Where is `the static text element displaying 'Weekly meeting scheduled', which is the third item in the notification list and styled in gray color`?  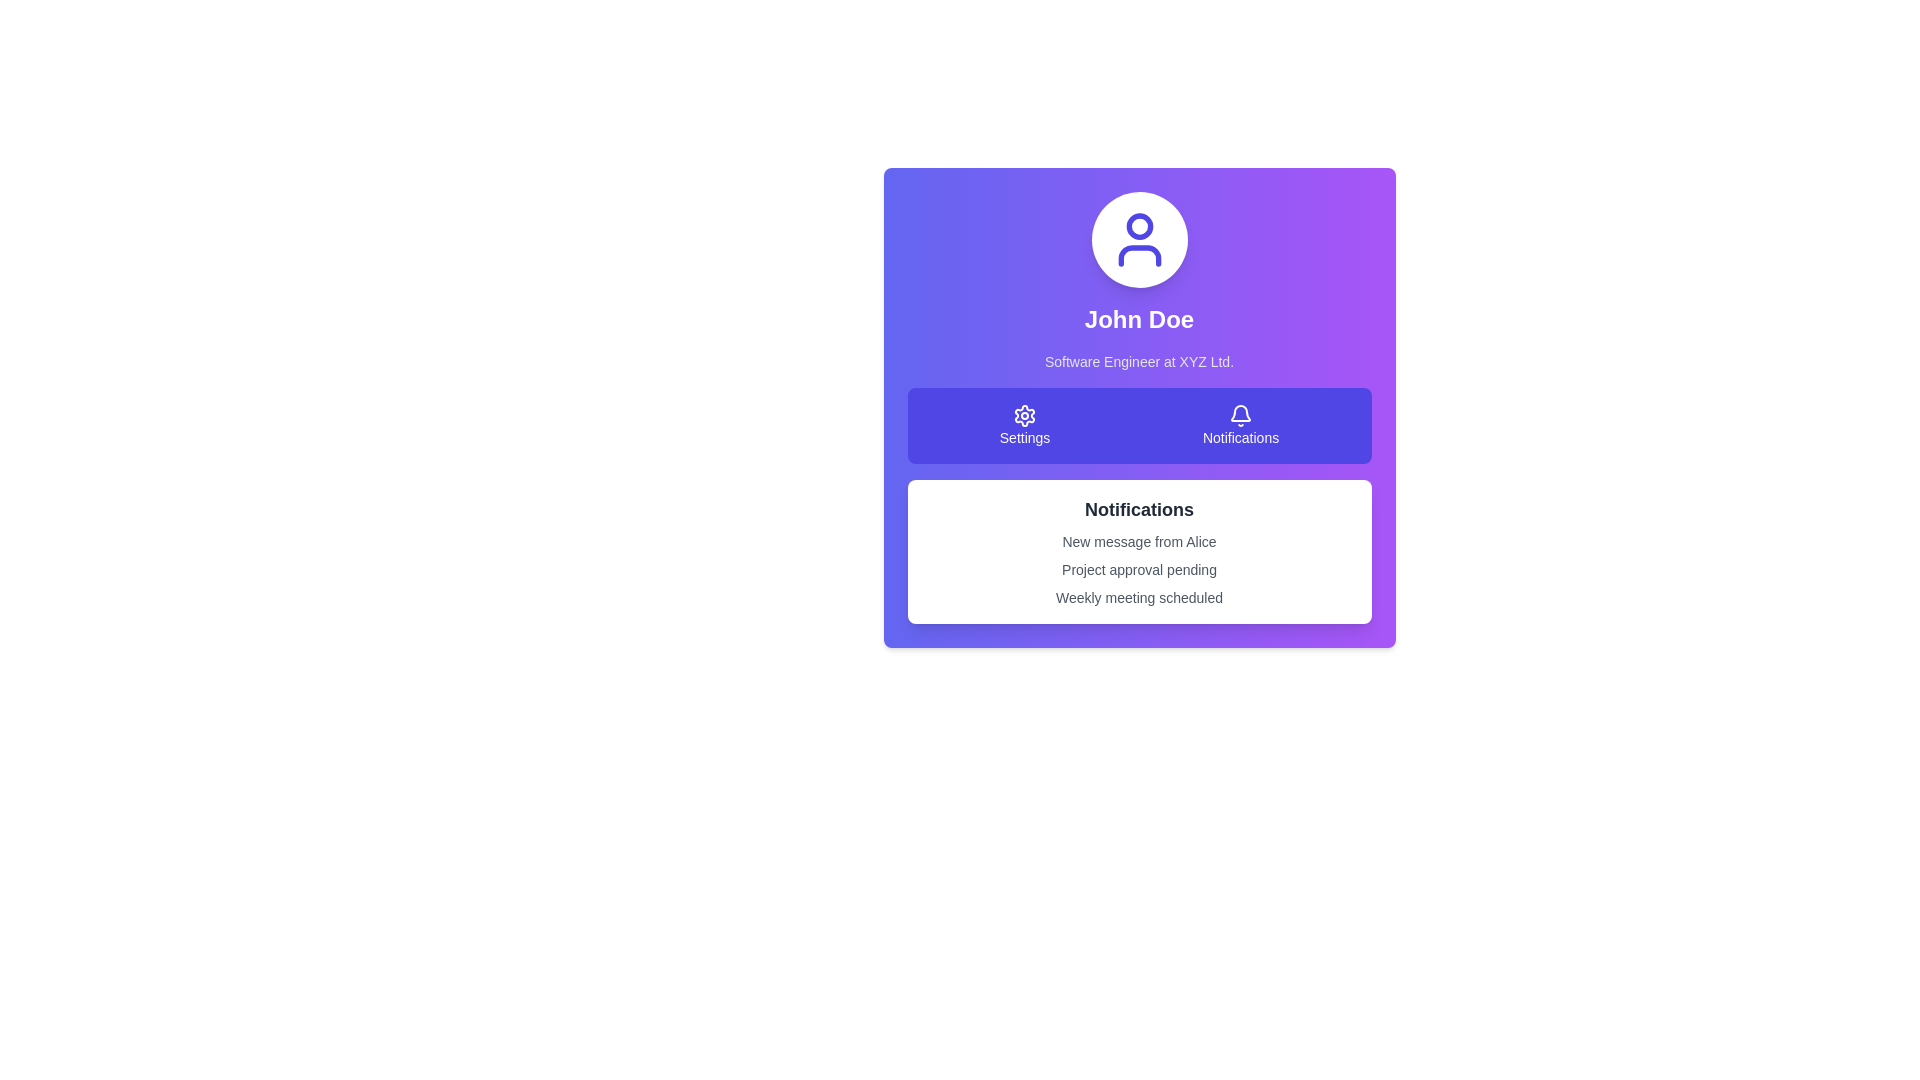 the static text element displaying 'Weekly meeting scheduled', which is the third item in the notification list and styled in gray color is located at coordinates (1139, 596).